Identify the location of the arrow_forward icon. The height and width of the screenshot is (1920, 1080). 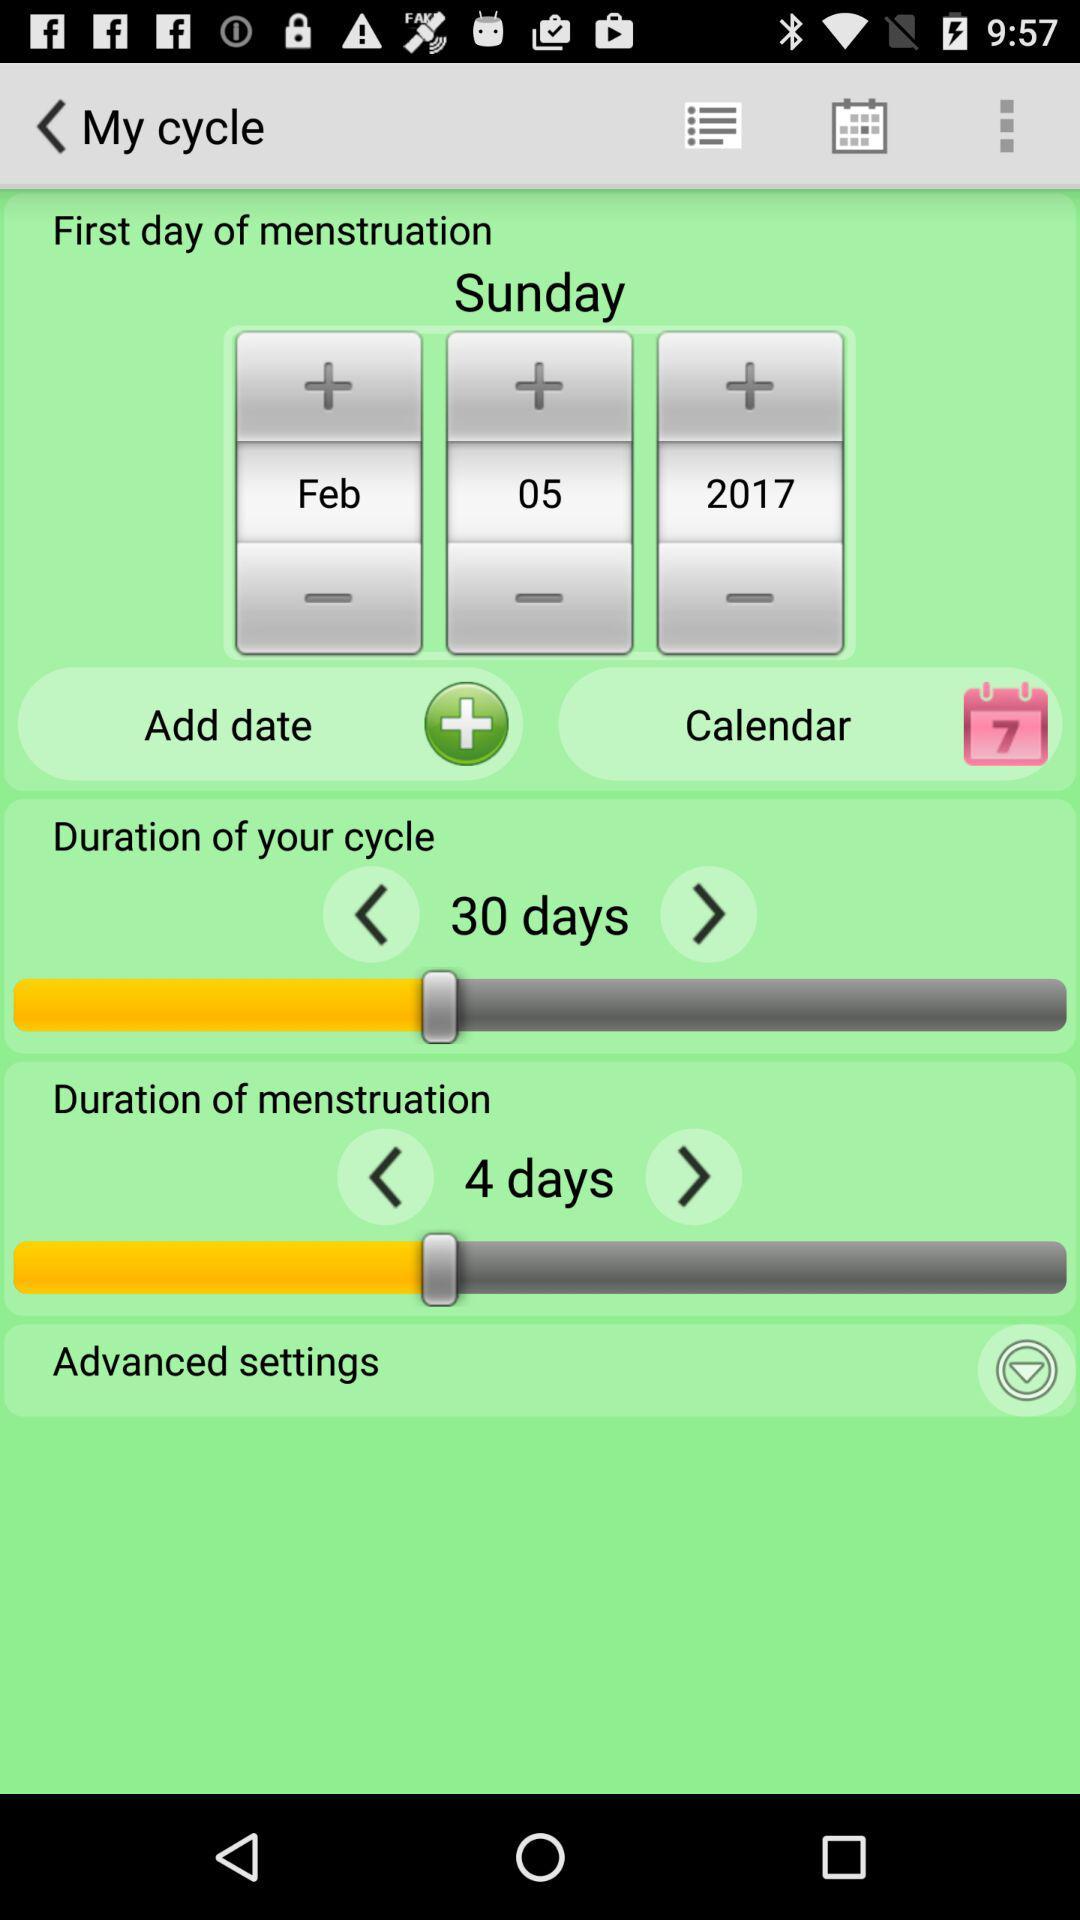
(707, 978).